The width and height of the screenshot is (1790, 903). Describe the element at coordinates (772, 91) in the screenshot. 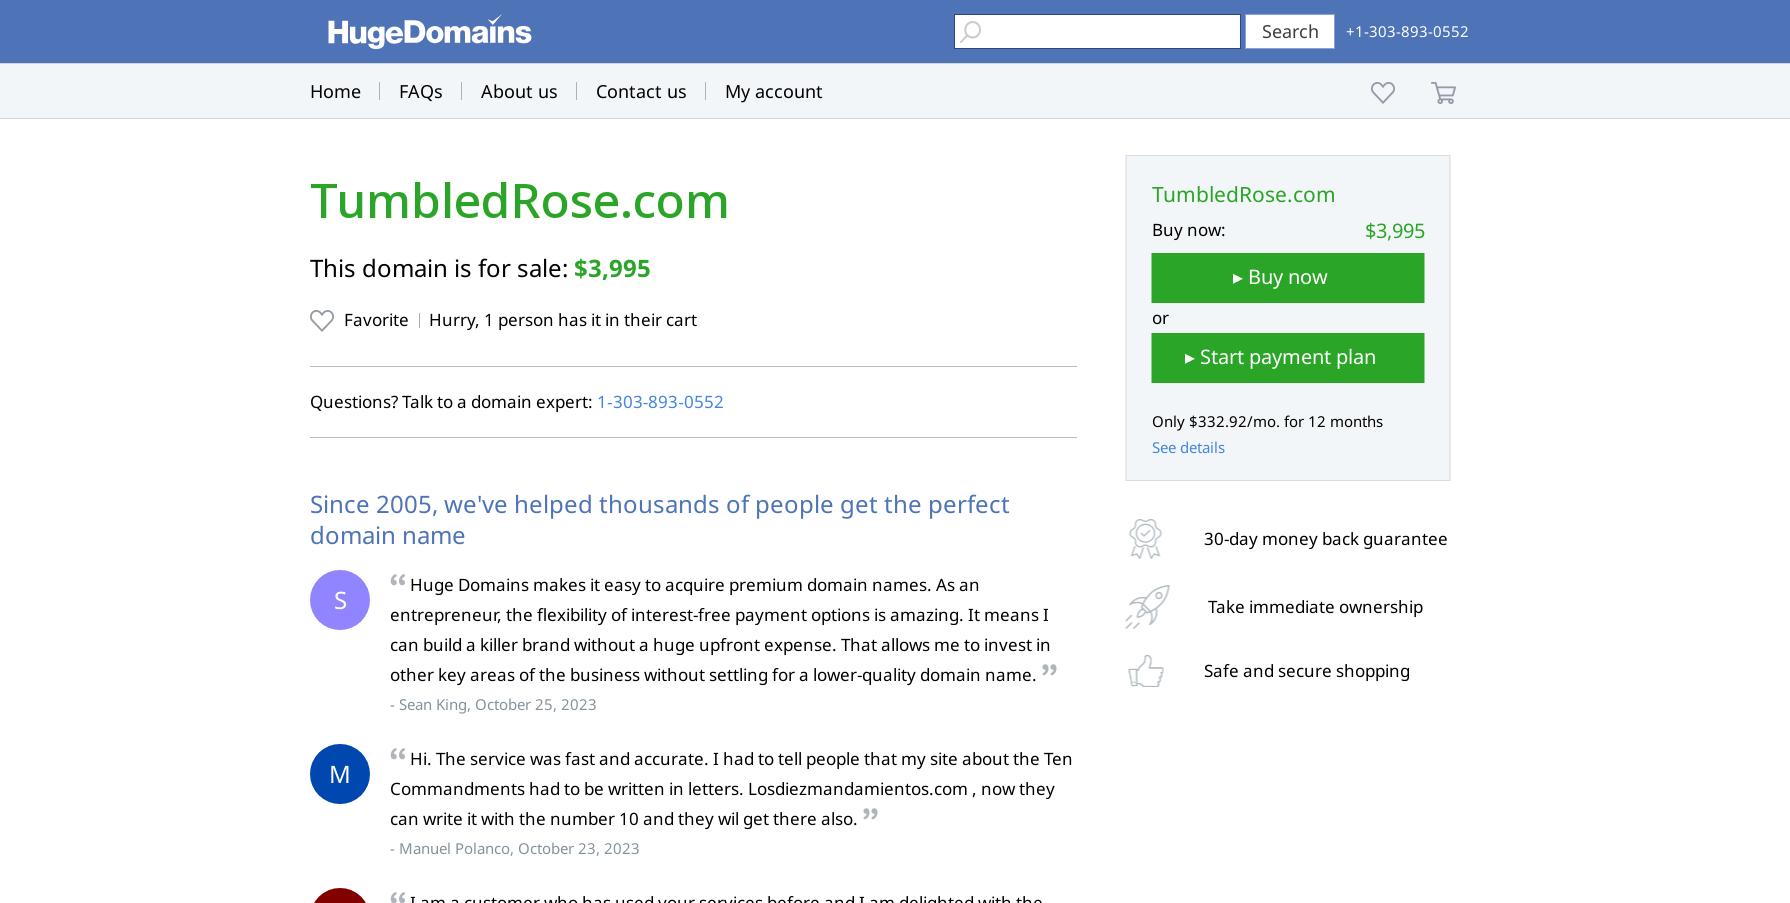

I see `'My account'` at that location.